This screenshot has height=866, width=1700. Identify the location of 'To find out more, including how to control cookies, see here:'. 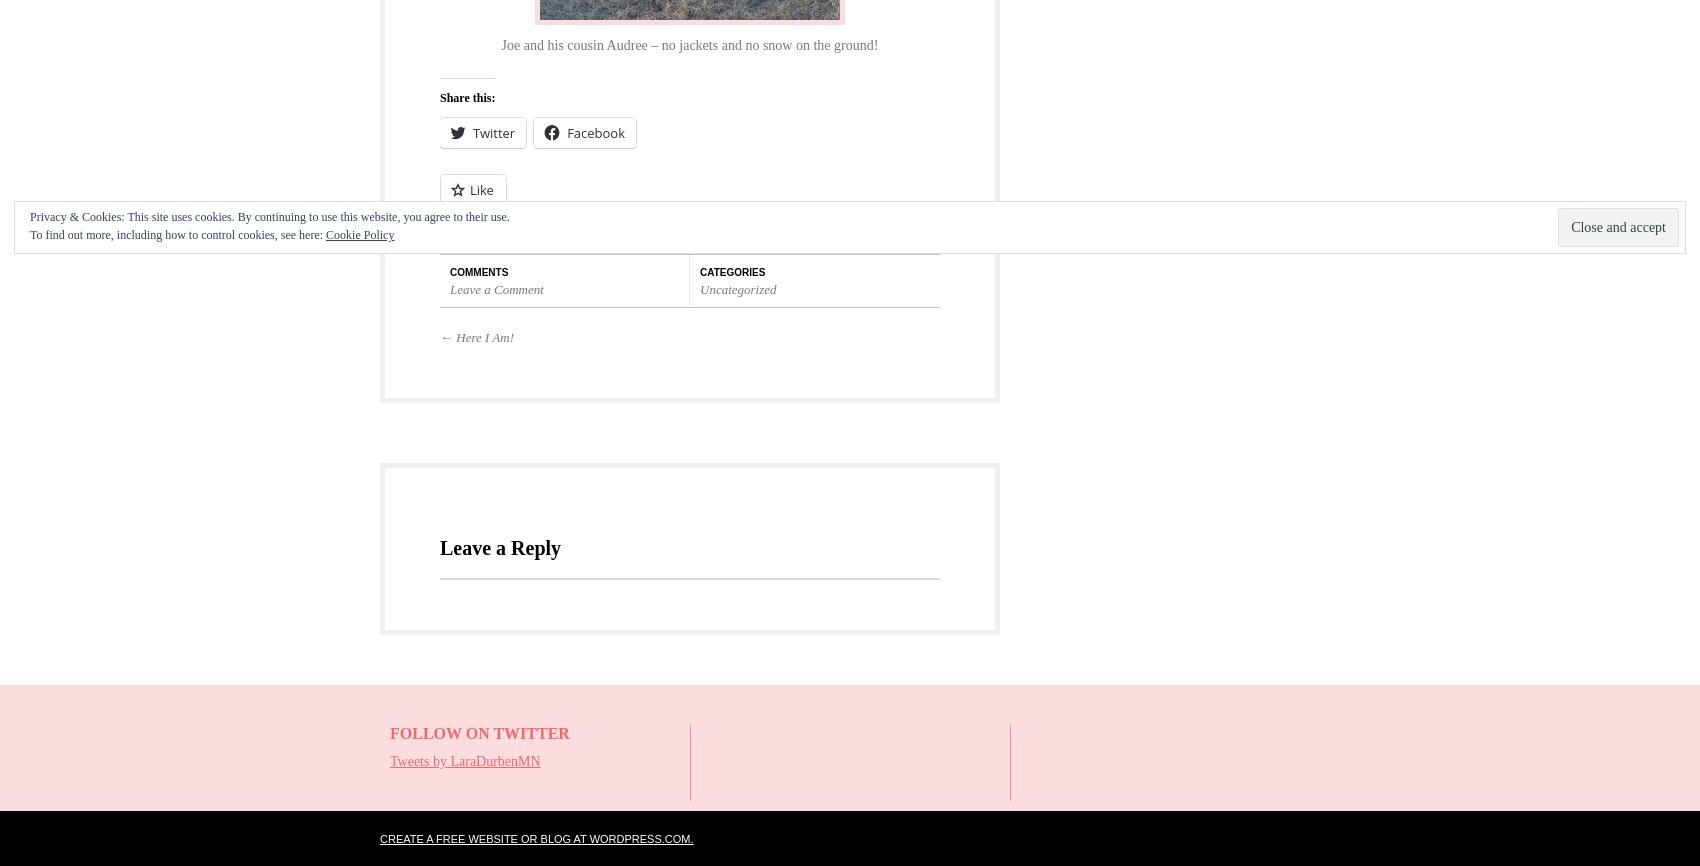
(176, 234).